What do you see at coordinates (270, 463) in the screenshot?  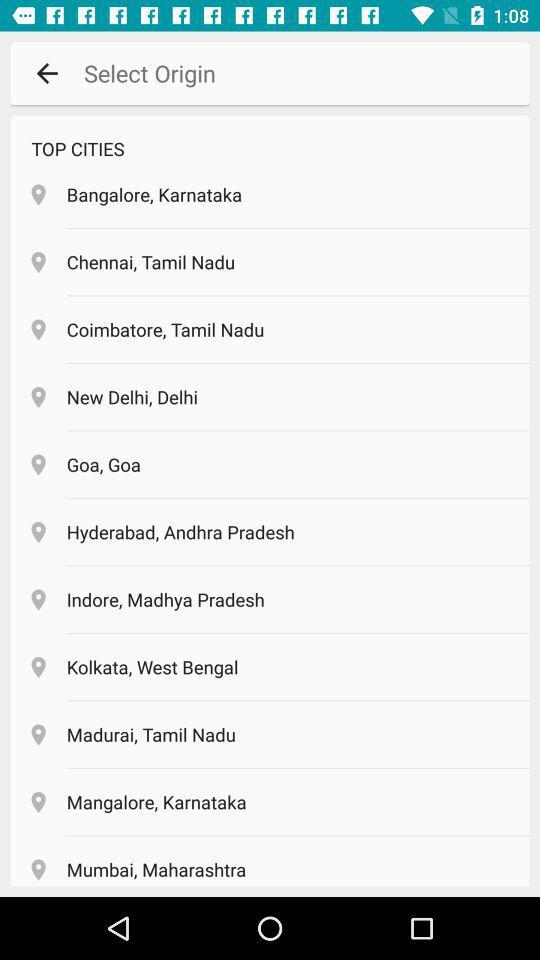 I see `the location goa goa` at bounding box center [270, 463].